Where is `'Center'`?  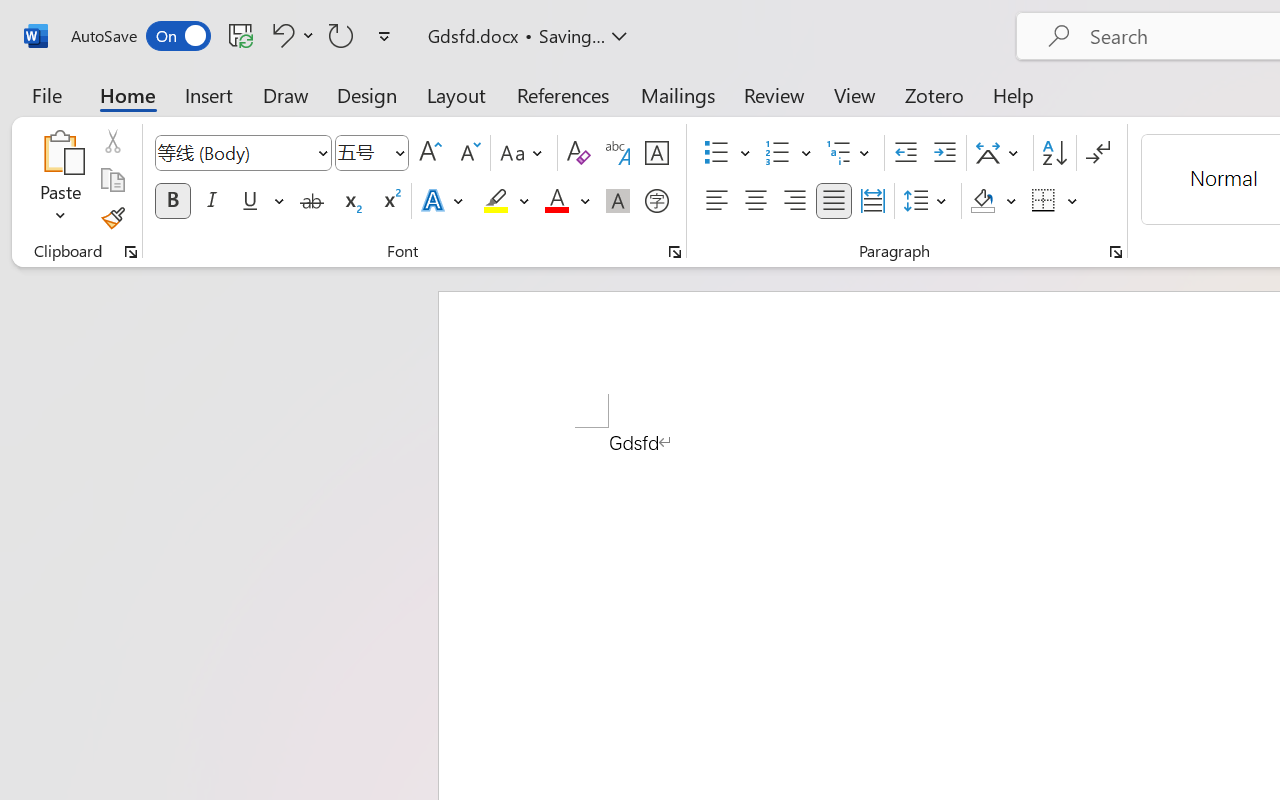
'Center' is located at coordinates (755, 201).